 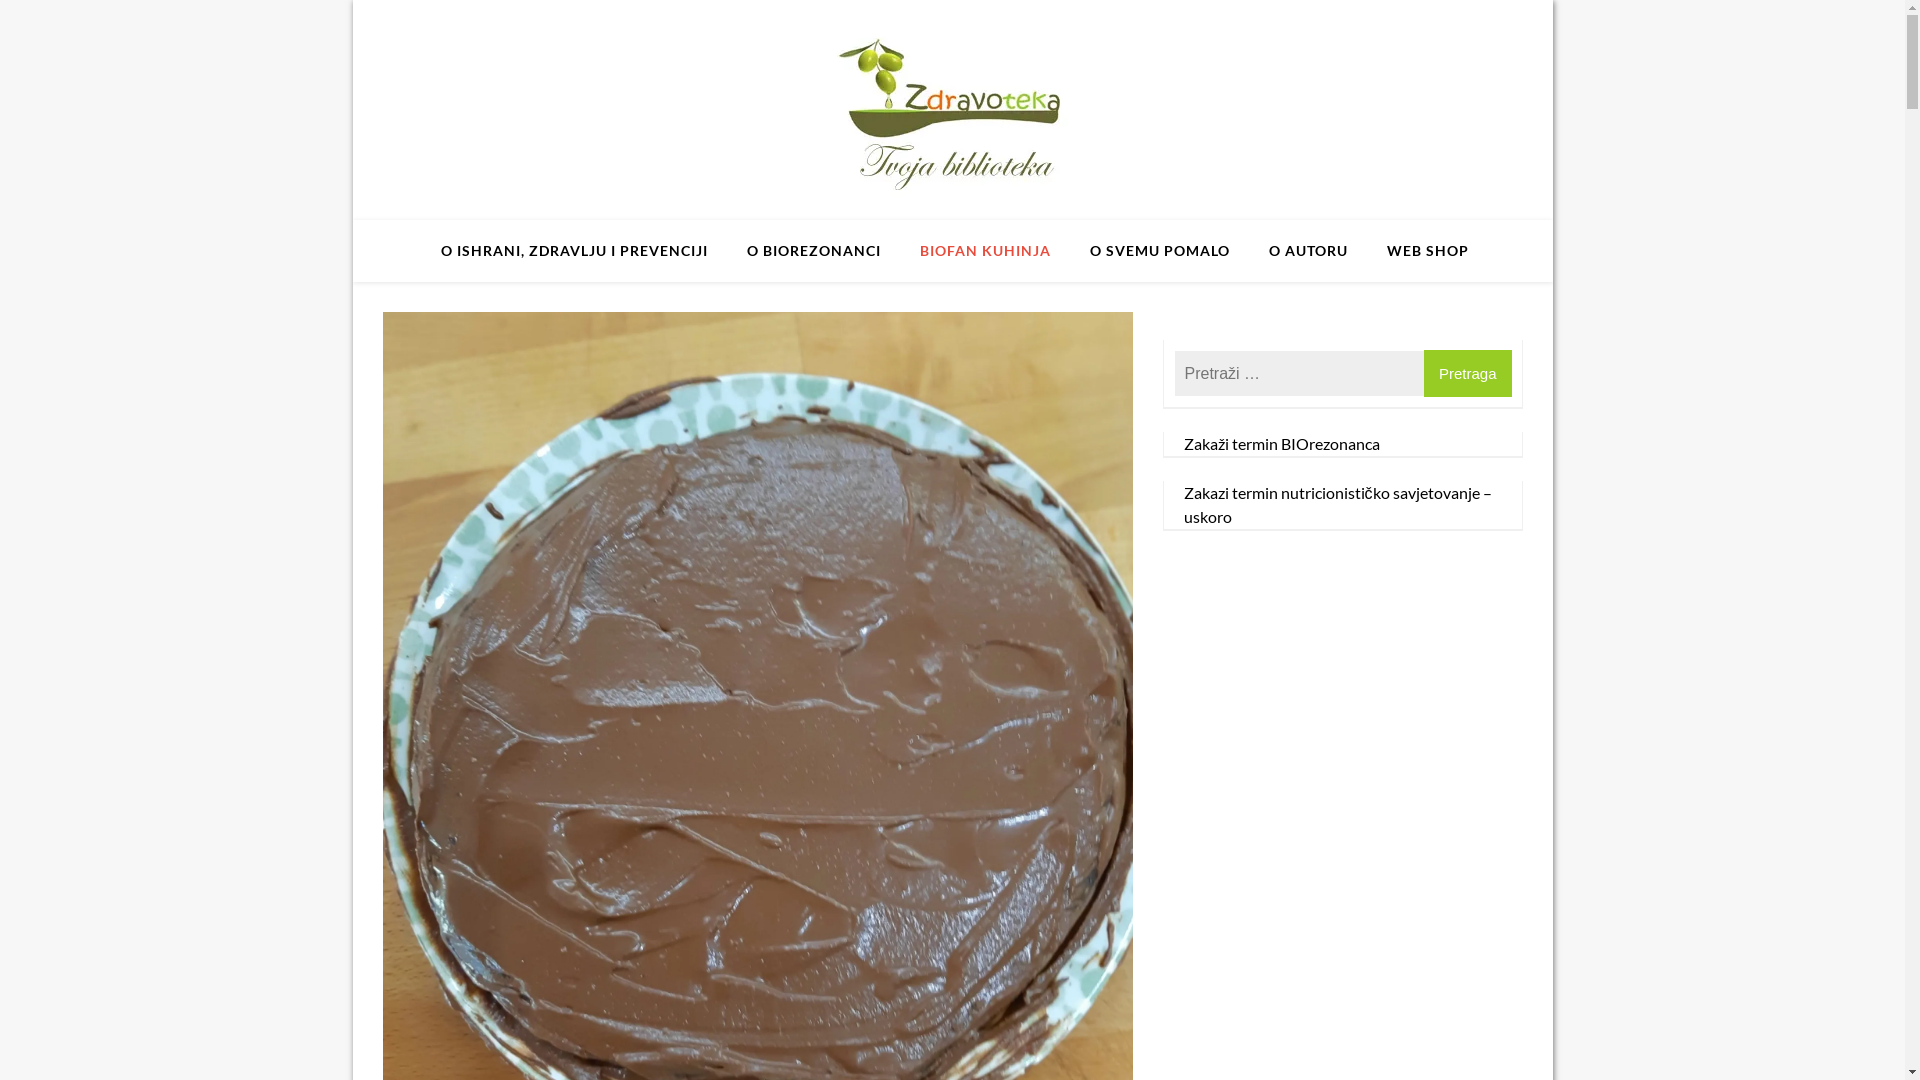 I want to click on 'Pretraga', so click(x=1468, y=373).